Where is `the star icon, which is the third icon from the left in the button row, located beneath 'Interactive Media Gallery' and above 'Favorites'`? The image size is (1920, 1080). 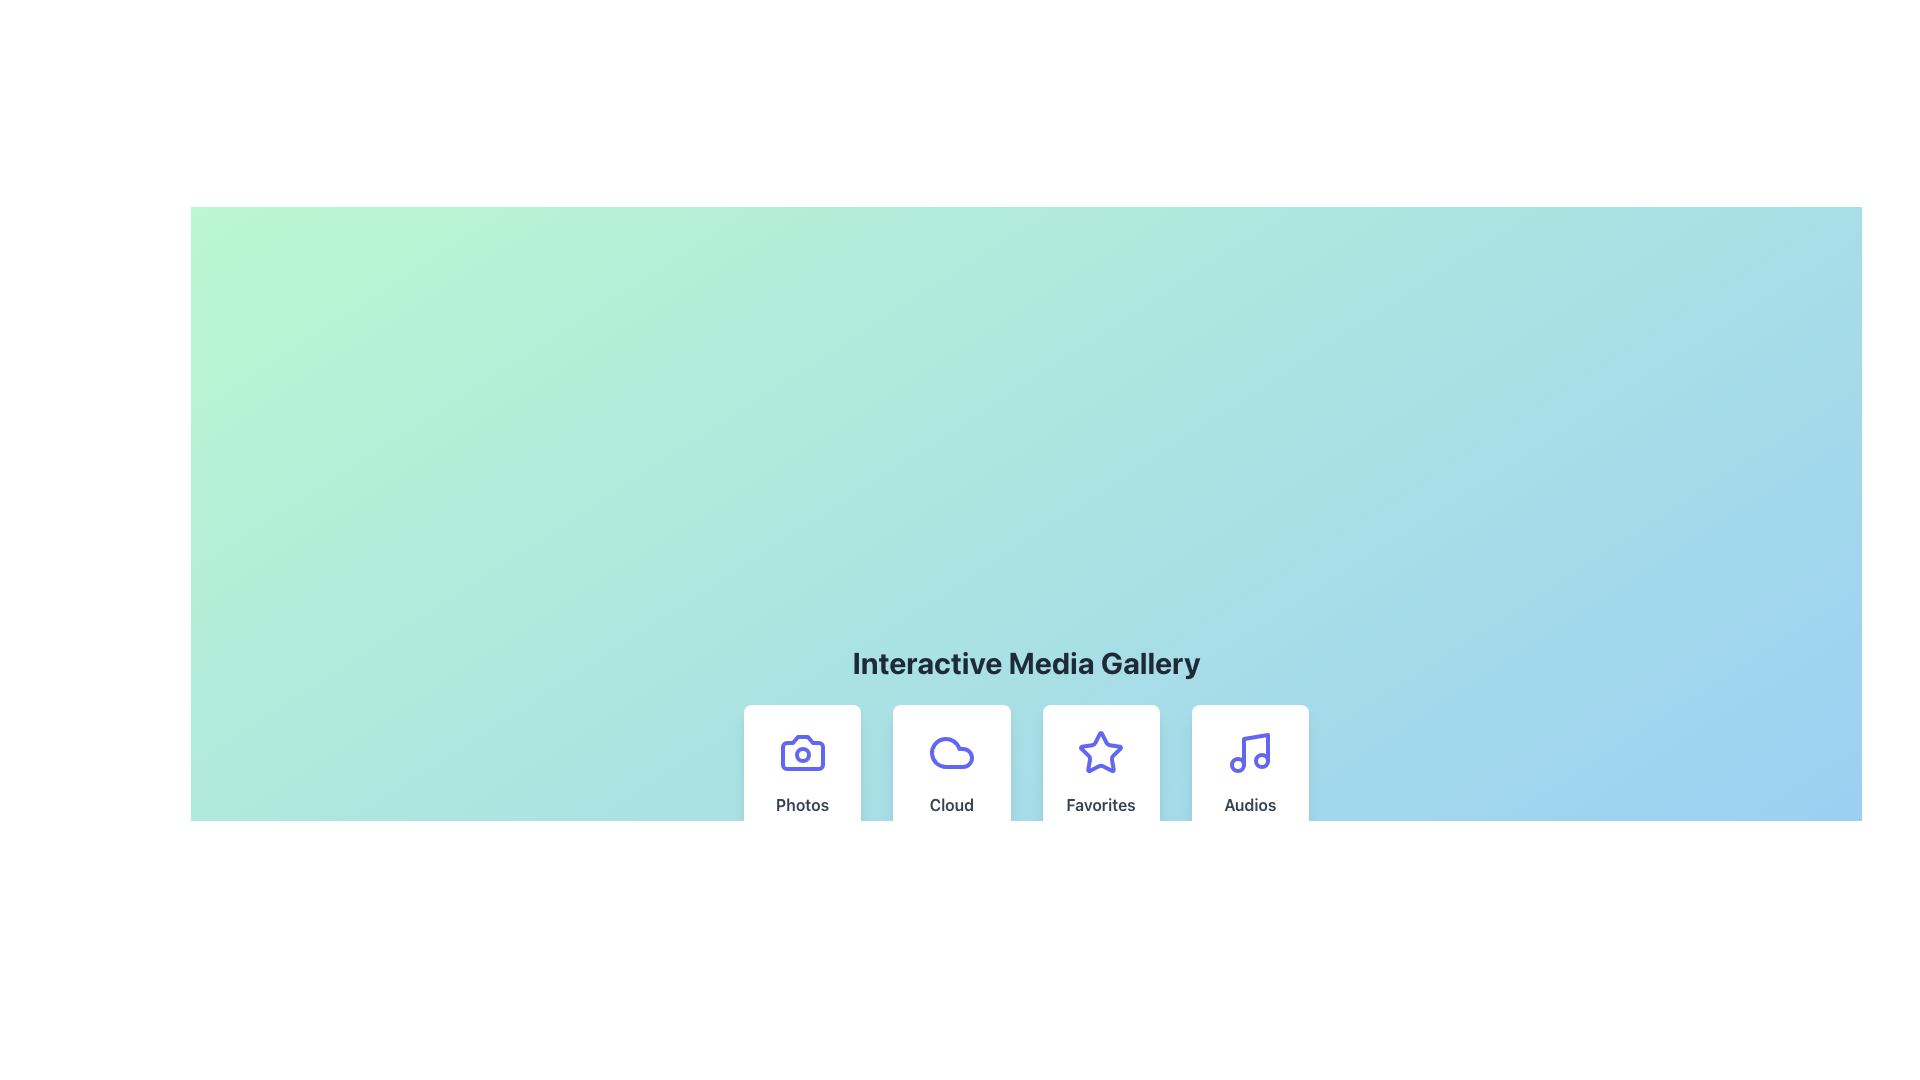
the star icon, which is the third icon from the left in the button row, located beneath 'Interactive Media Gallery' and above 'Favorites' is located at coordinates (1100, 752).